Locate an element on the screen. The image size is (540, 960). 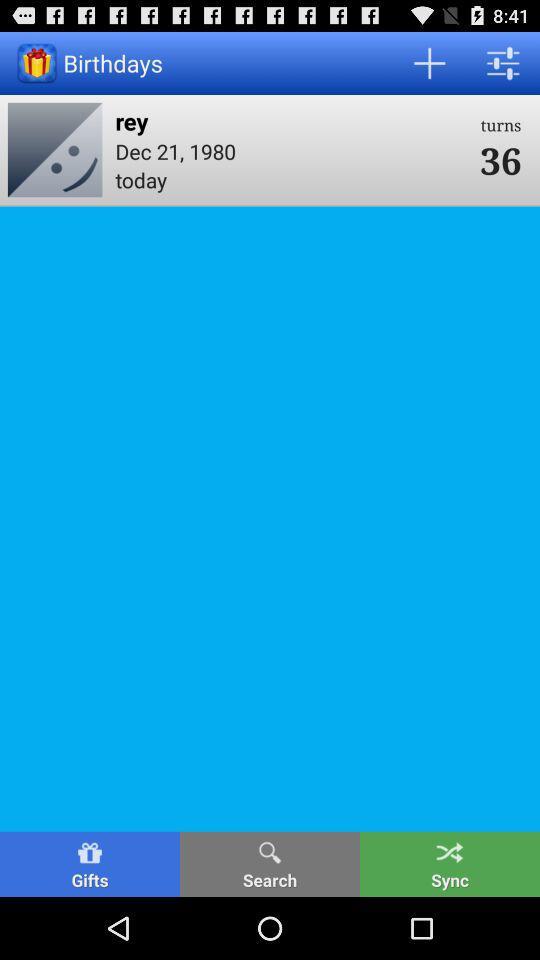
app next to 36 is located at coordinates (290, 150).